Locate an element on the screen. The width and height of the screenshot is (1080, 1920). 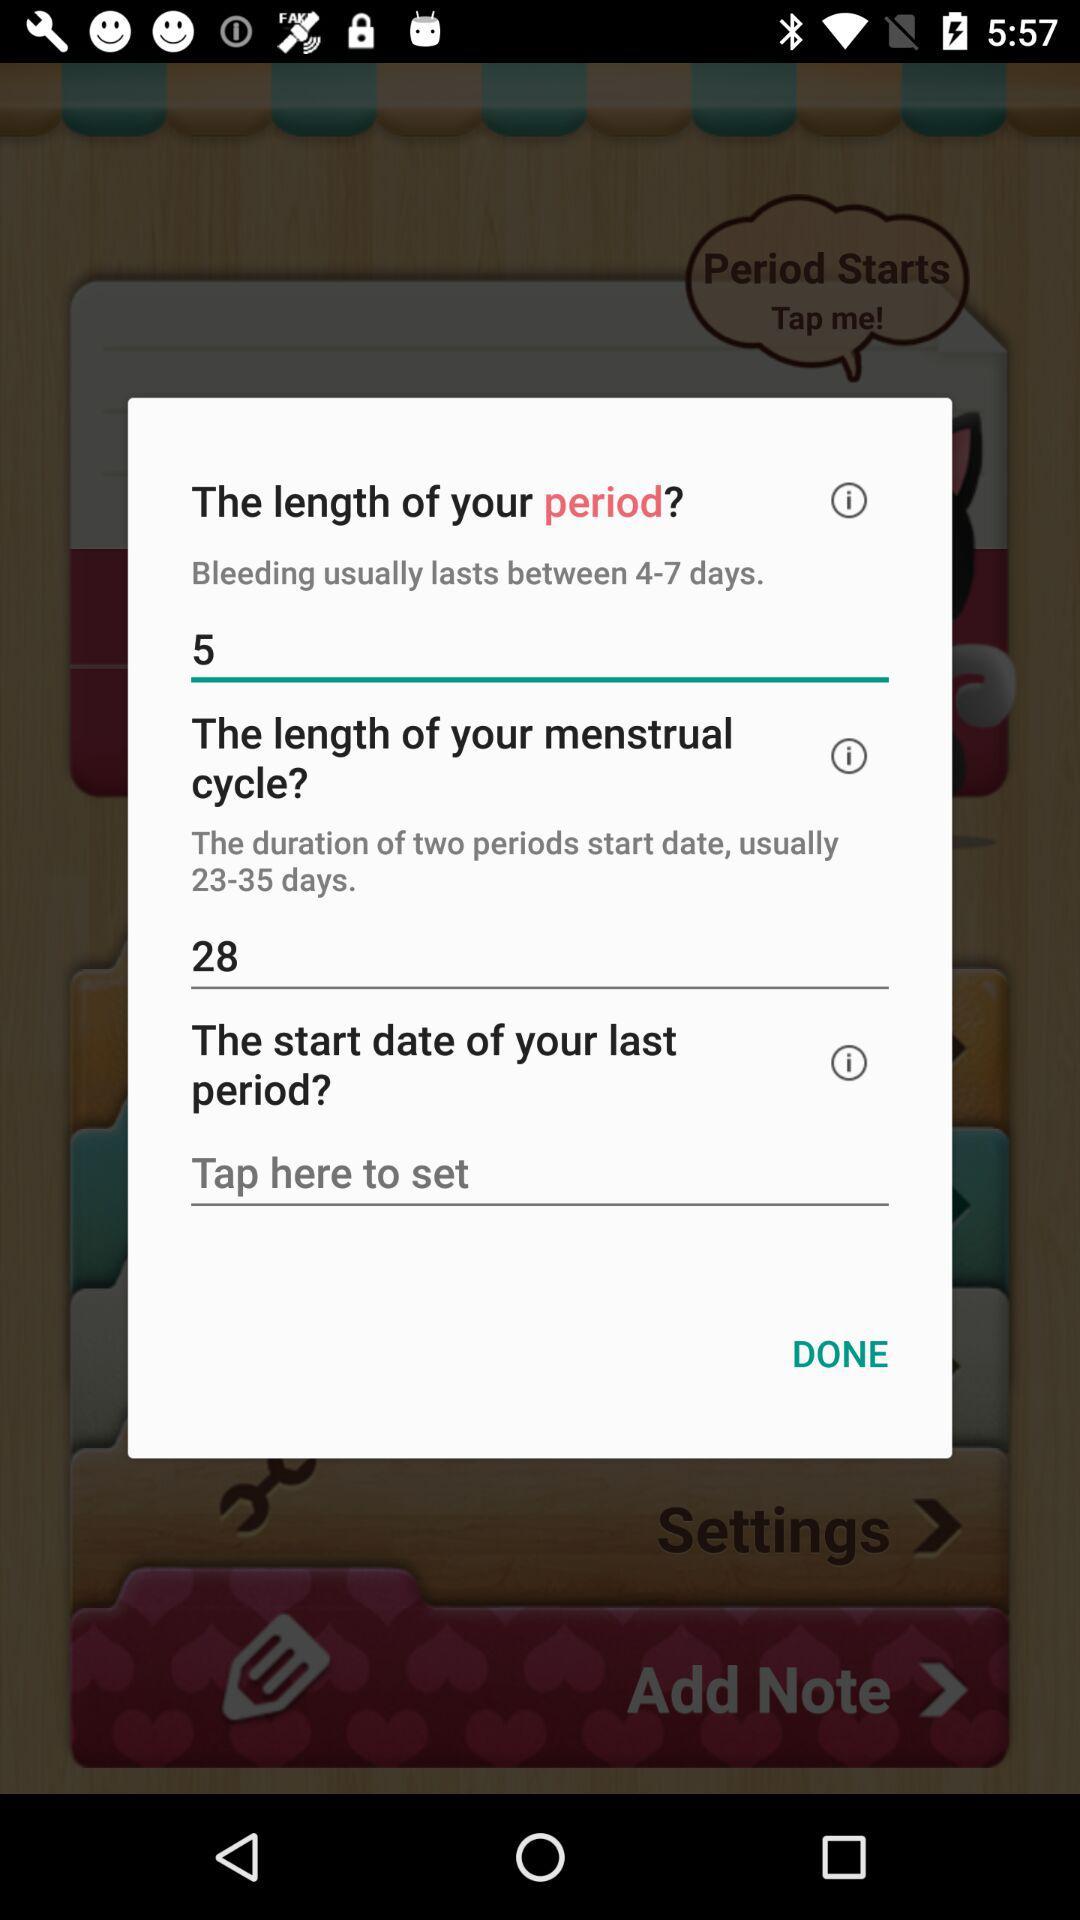
more information is located at coordinates (849, 500).